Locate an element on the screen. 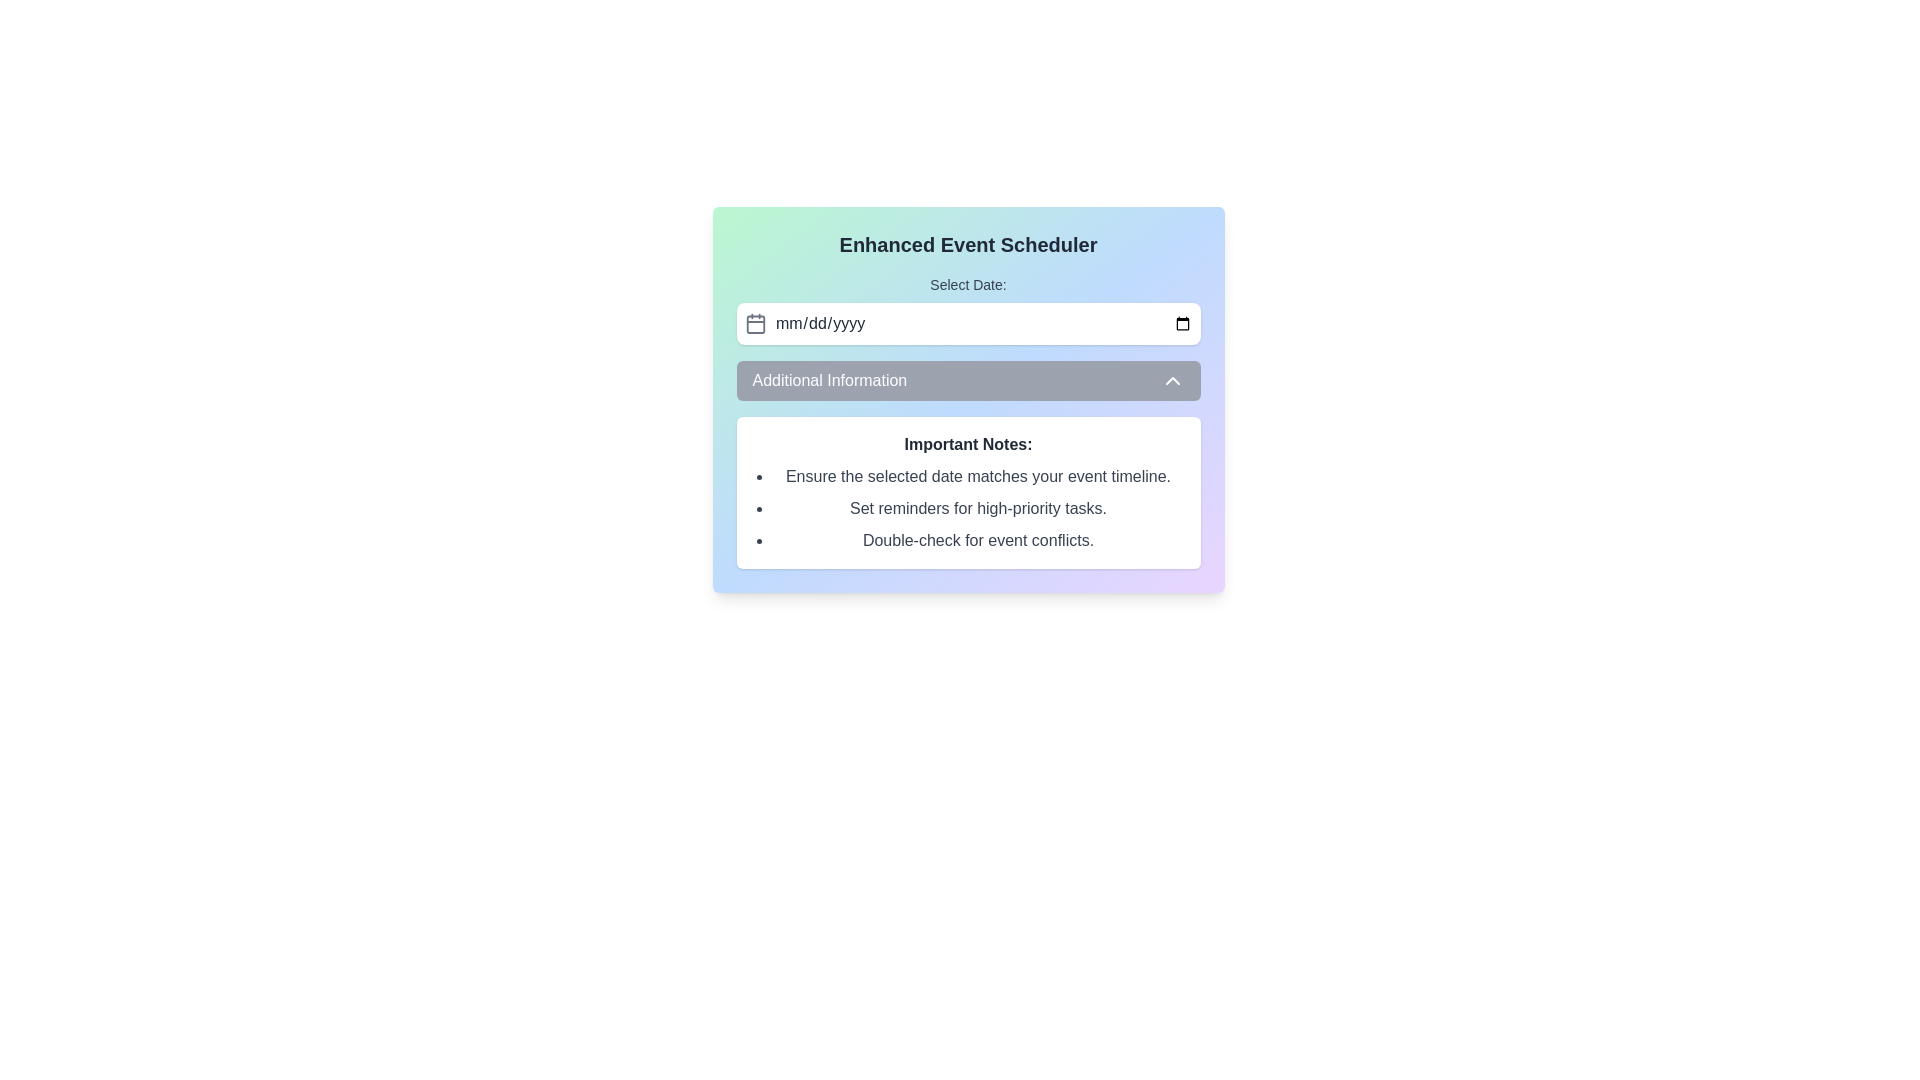  the gray calendar icon located is located at coordinates (754, 323).